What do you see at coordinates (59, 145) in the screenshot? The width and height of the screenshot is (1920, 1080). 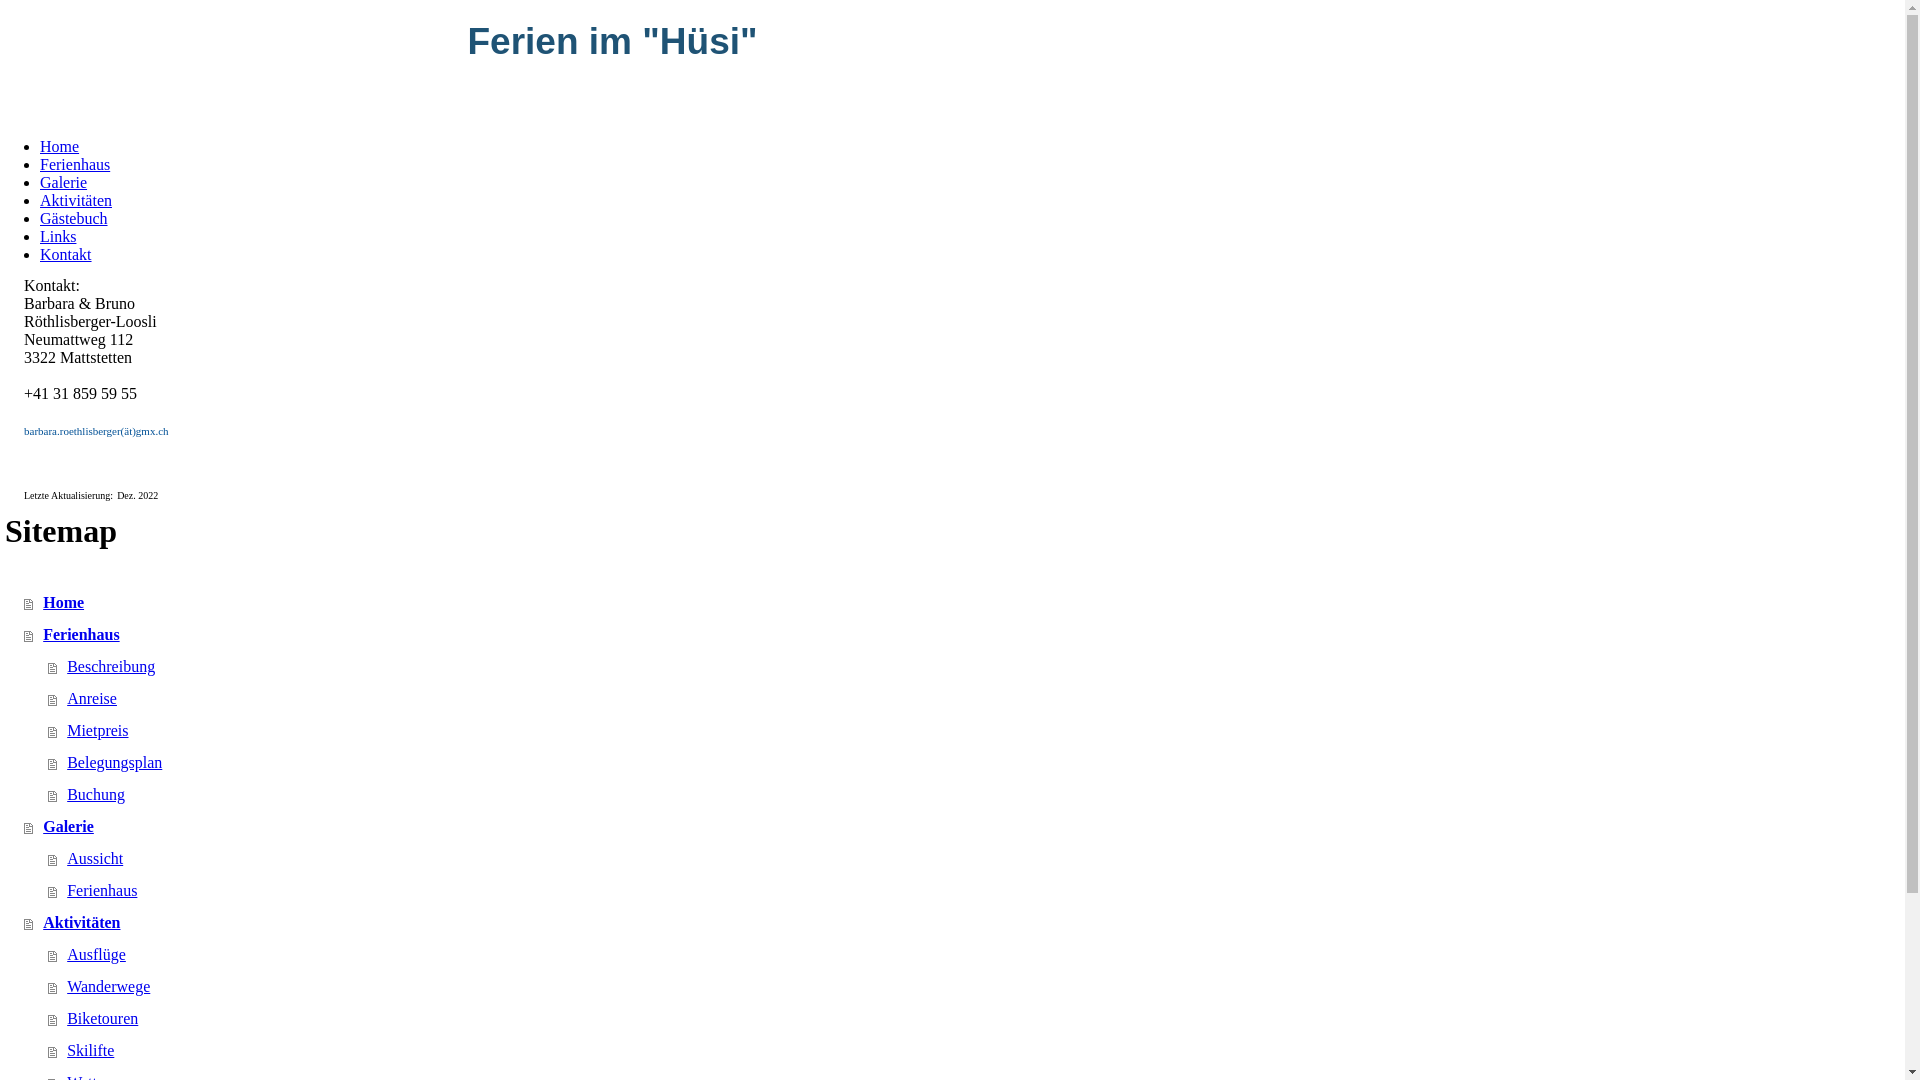 I see `'Home'` at bounding box center [59, 145].